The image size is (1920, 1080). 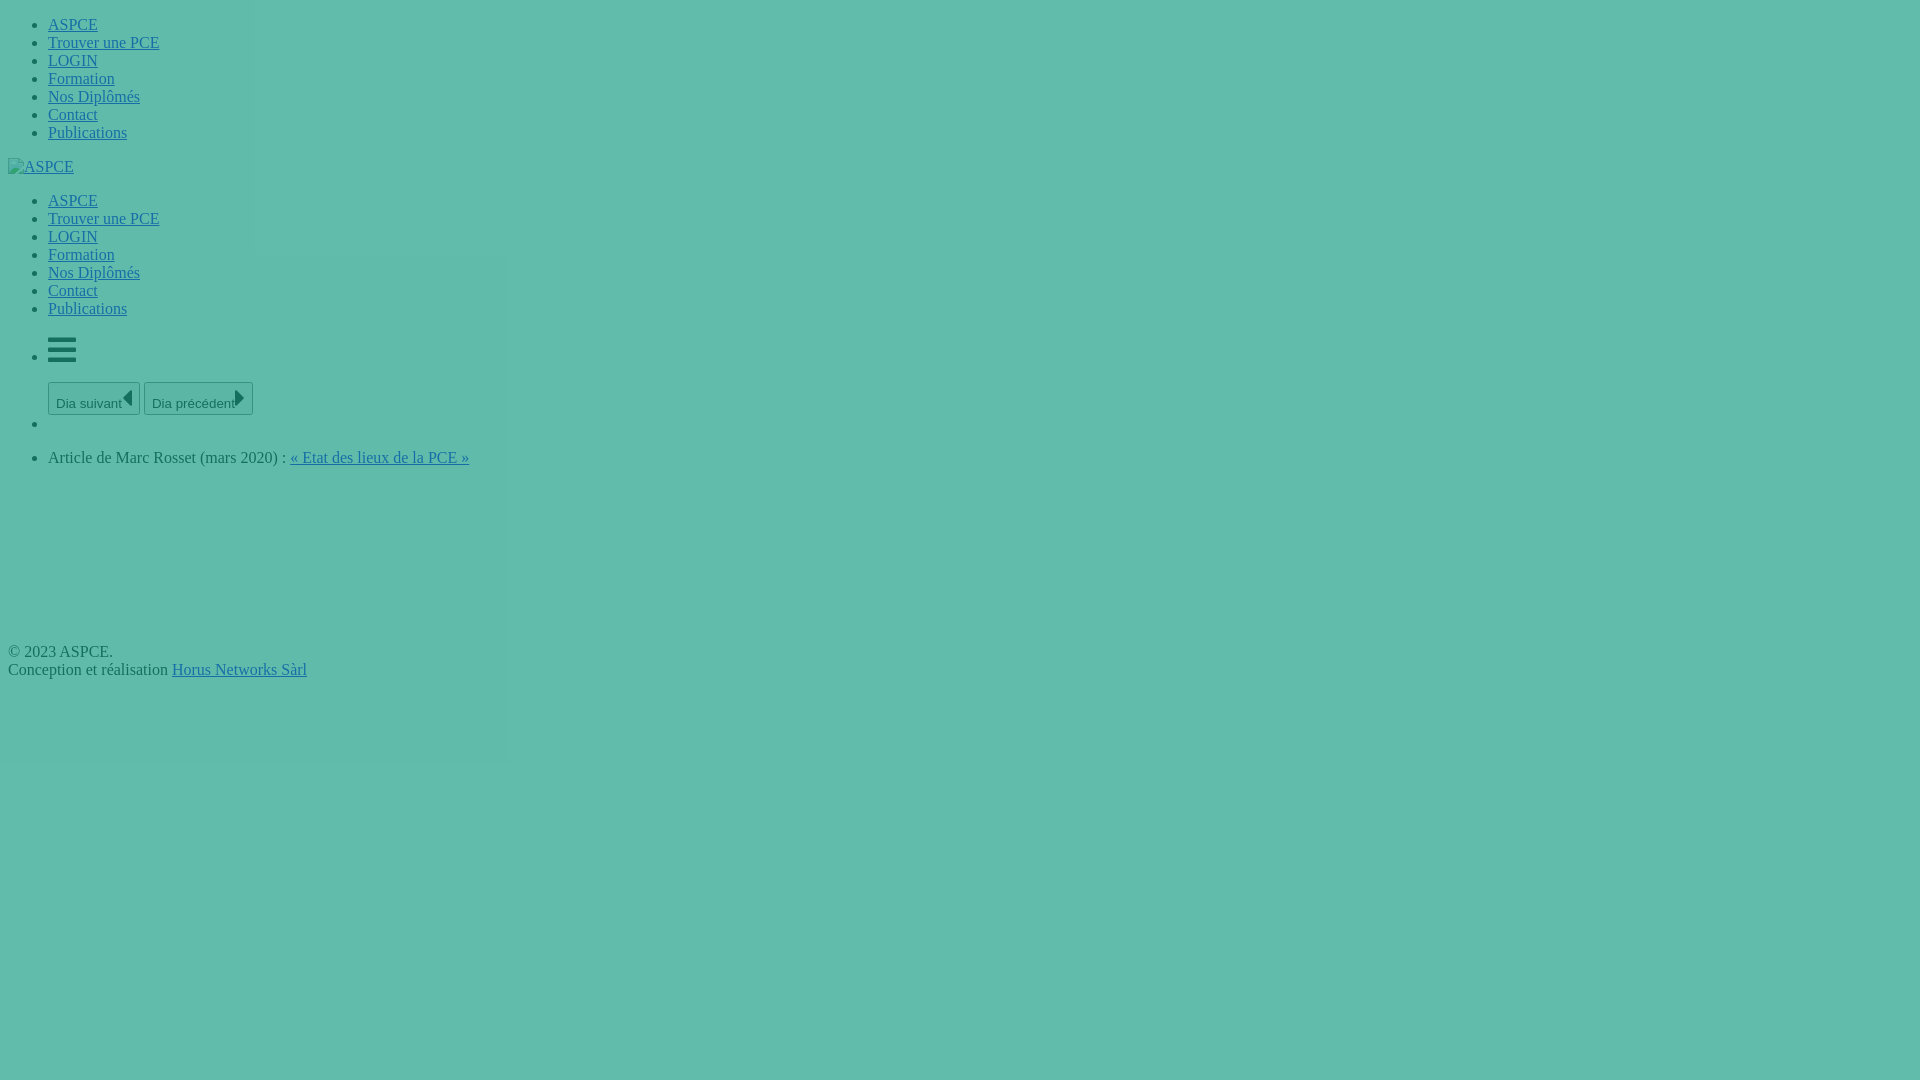 What do you see at coordinates (72, 24) in the screenshot?
I see `'ASPCE'` at bounding box center [72, 24].